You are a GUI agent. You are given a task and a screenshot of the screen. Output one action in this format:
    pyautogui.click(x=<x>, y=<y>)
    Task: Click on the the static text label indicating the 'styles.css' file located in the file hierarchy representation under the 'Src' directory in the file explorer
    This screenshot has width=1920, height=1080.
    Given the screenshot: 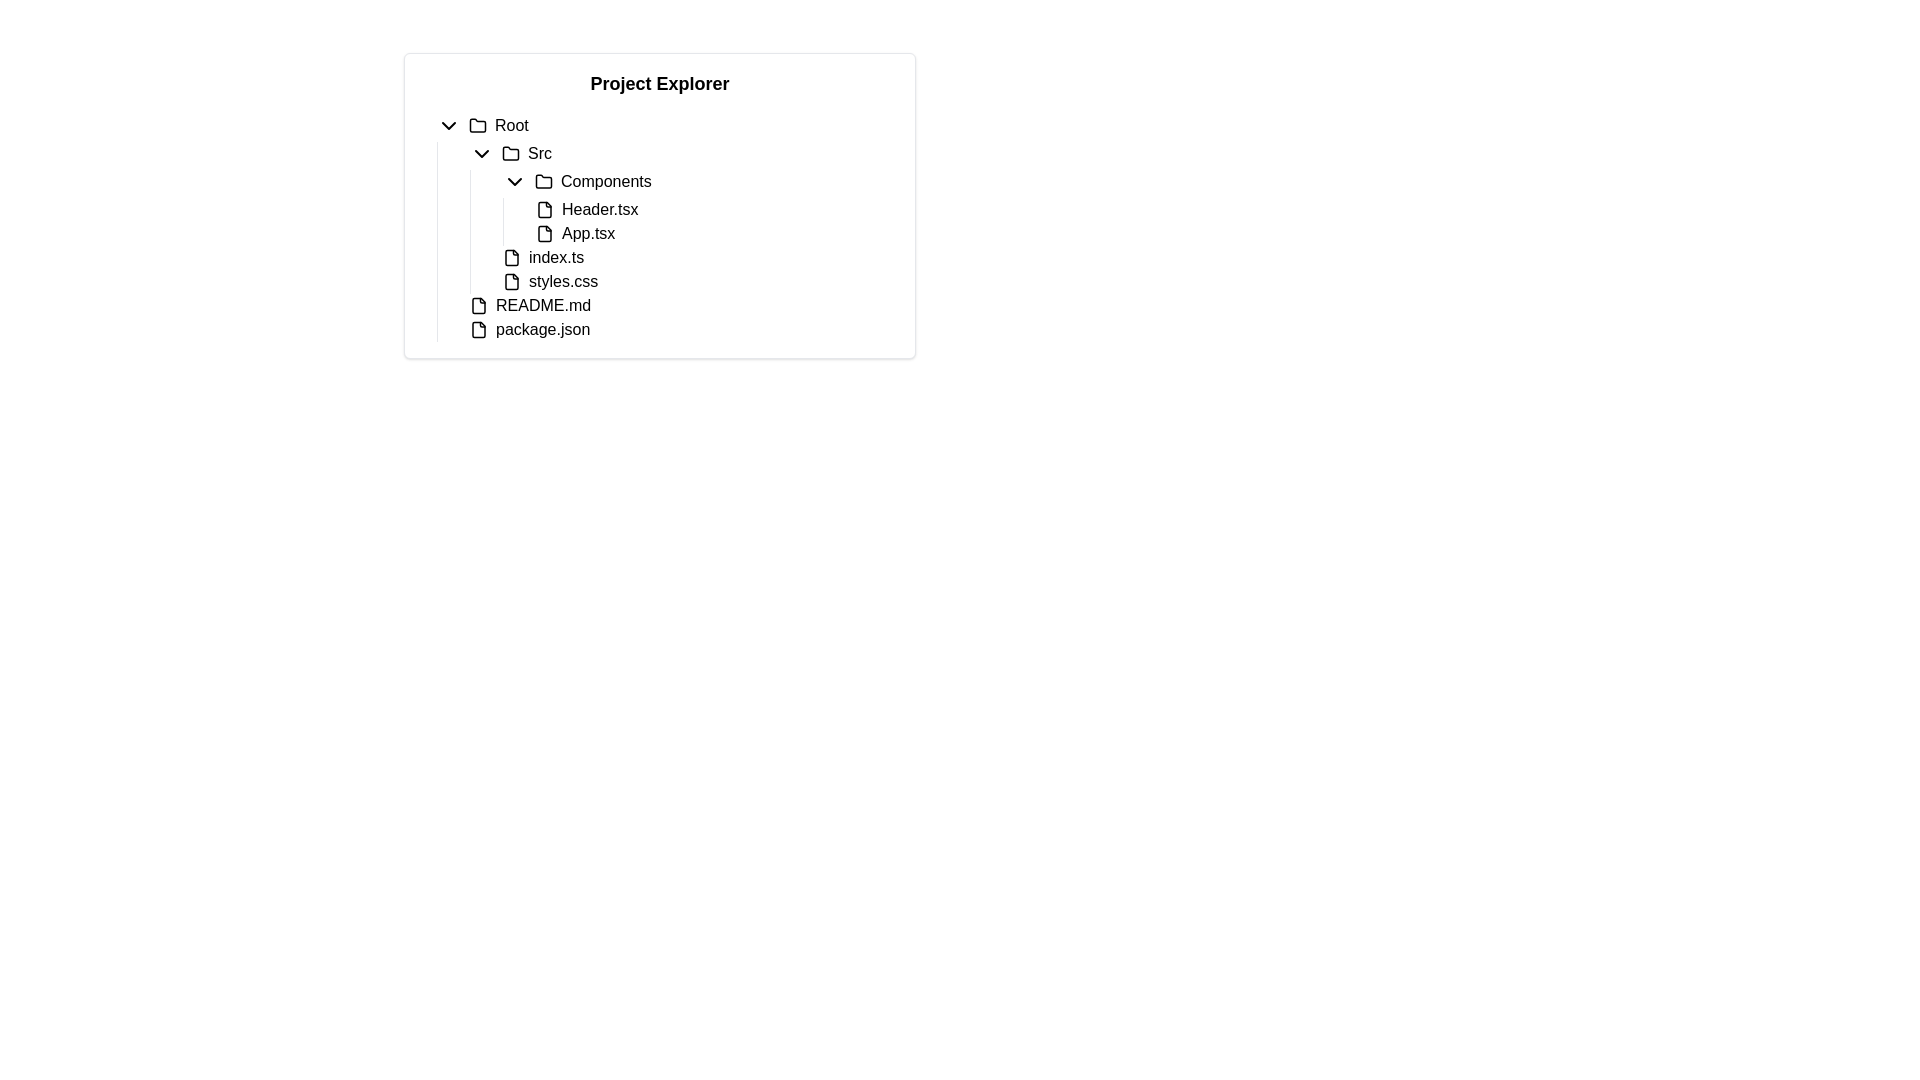 What is the action you would take?
    pyautogui.click(x=562, y=281)
    